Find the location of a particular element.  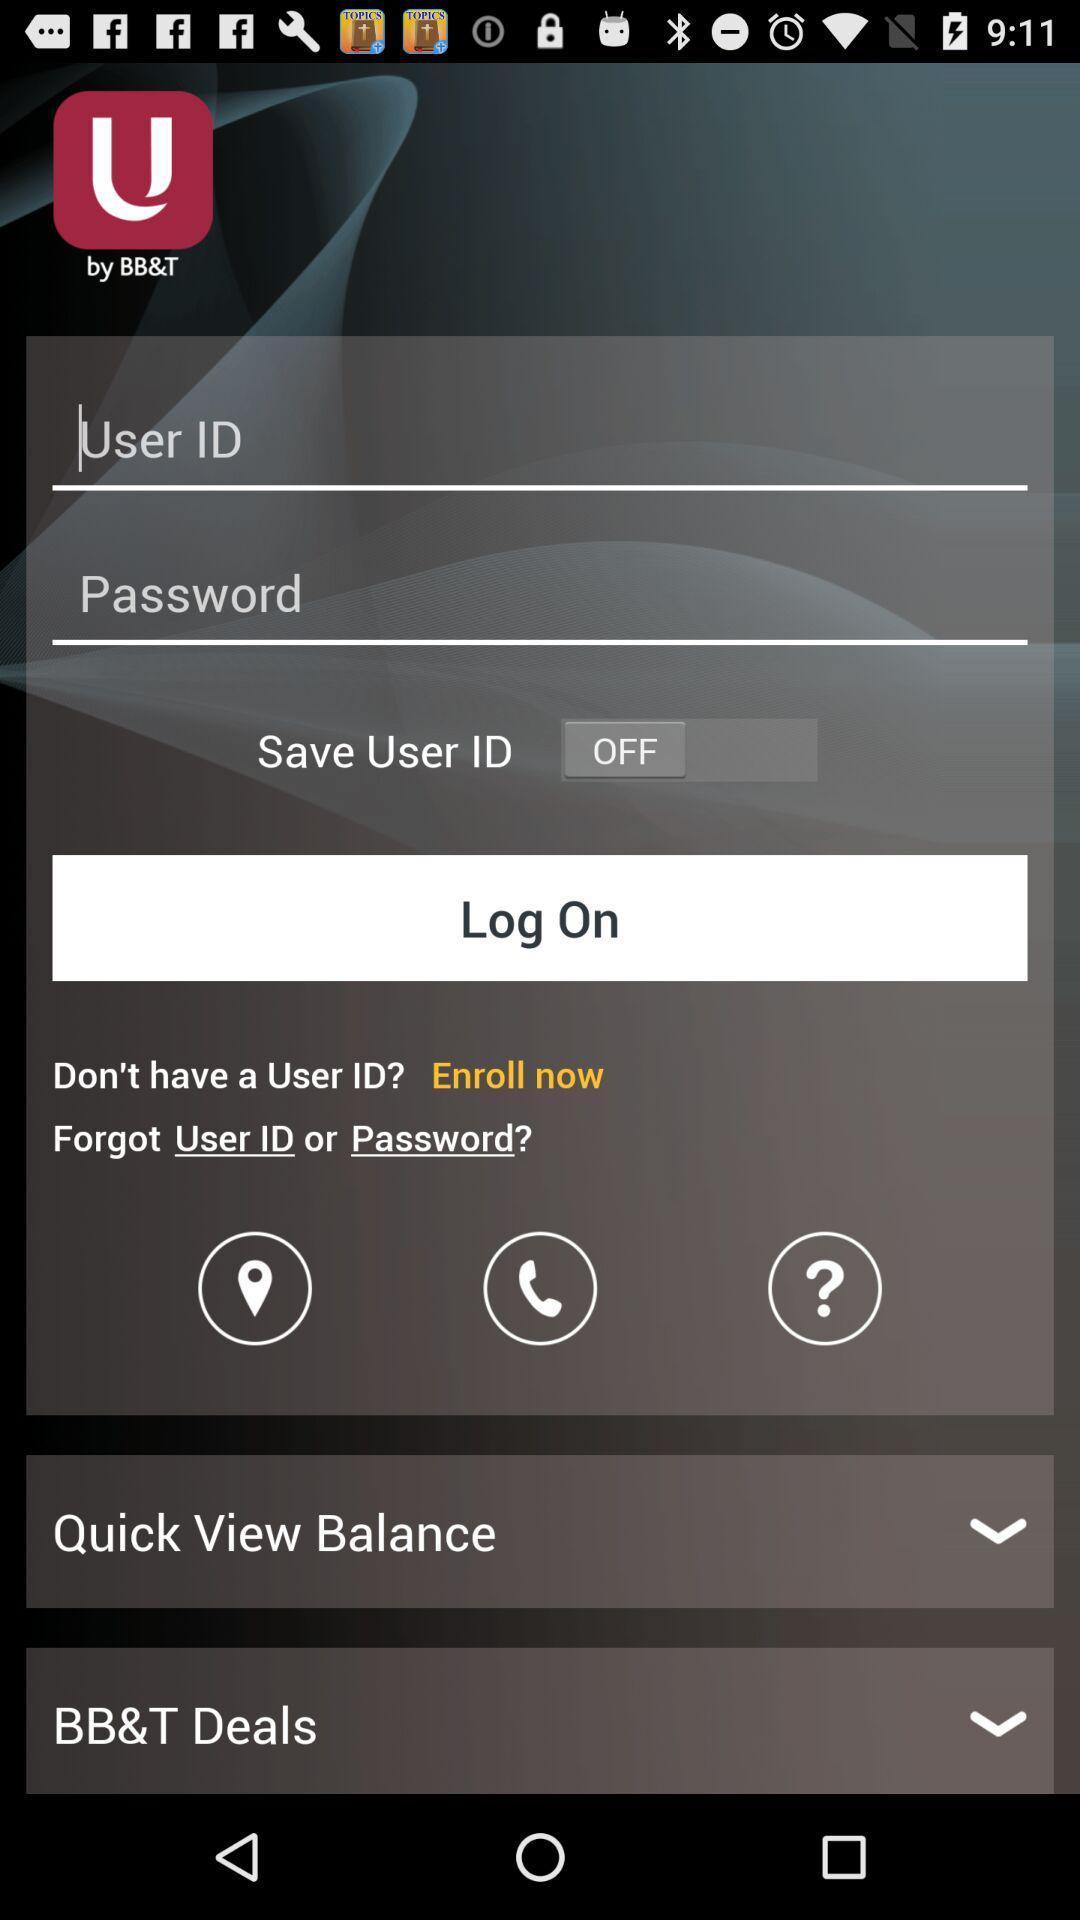

input your userid is located at coordinates (540, 443).